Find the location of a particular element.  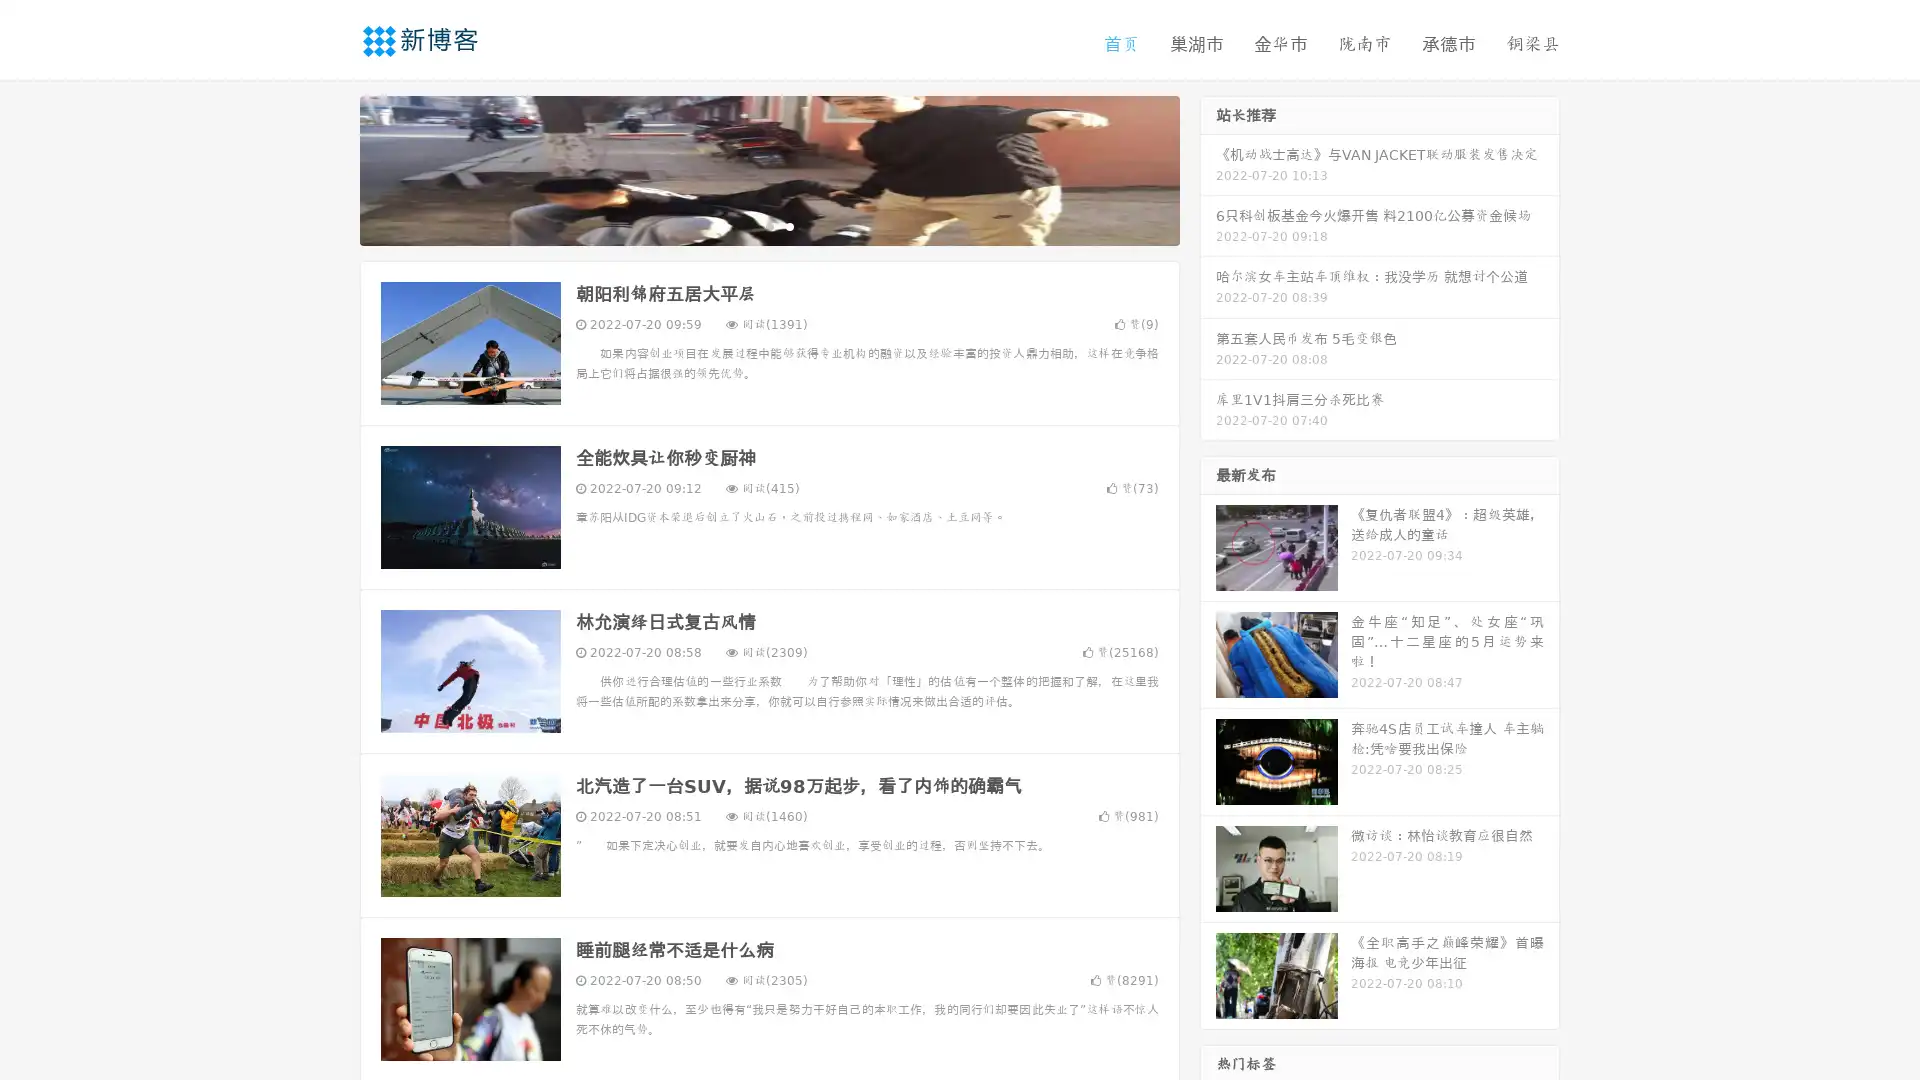

Go to slide 1 is located at coordinates (748, 225).